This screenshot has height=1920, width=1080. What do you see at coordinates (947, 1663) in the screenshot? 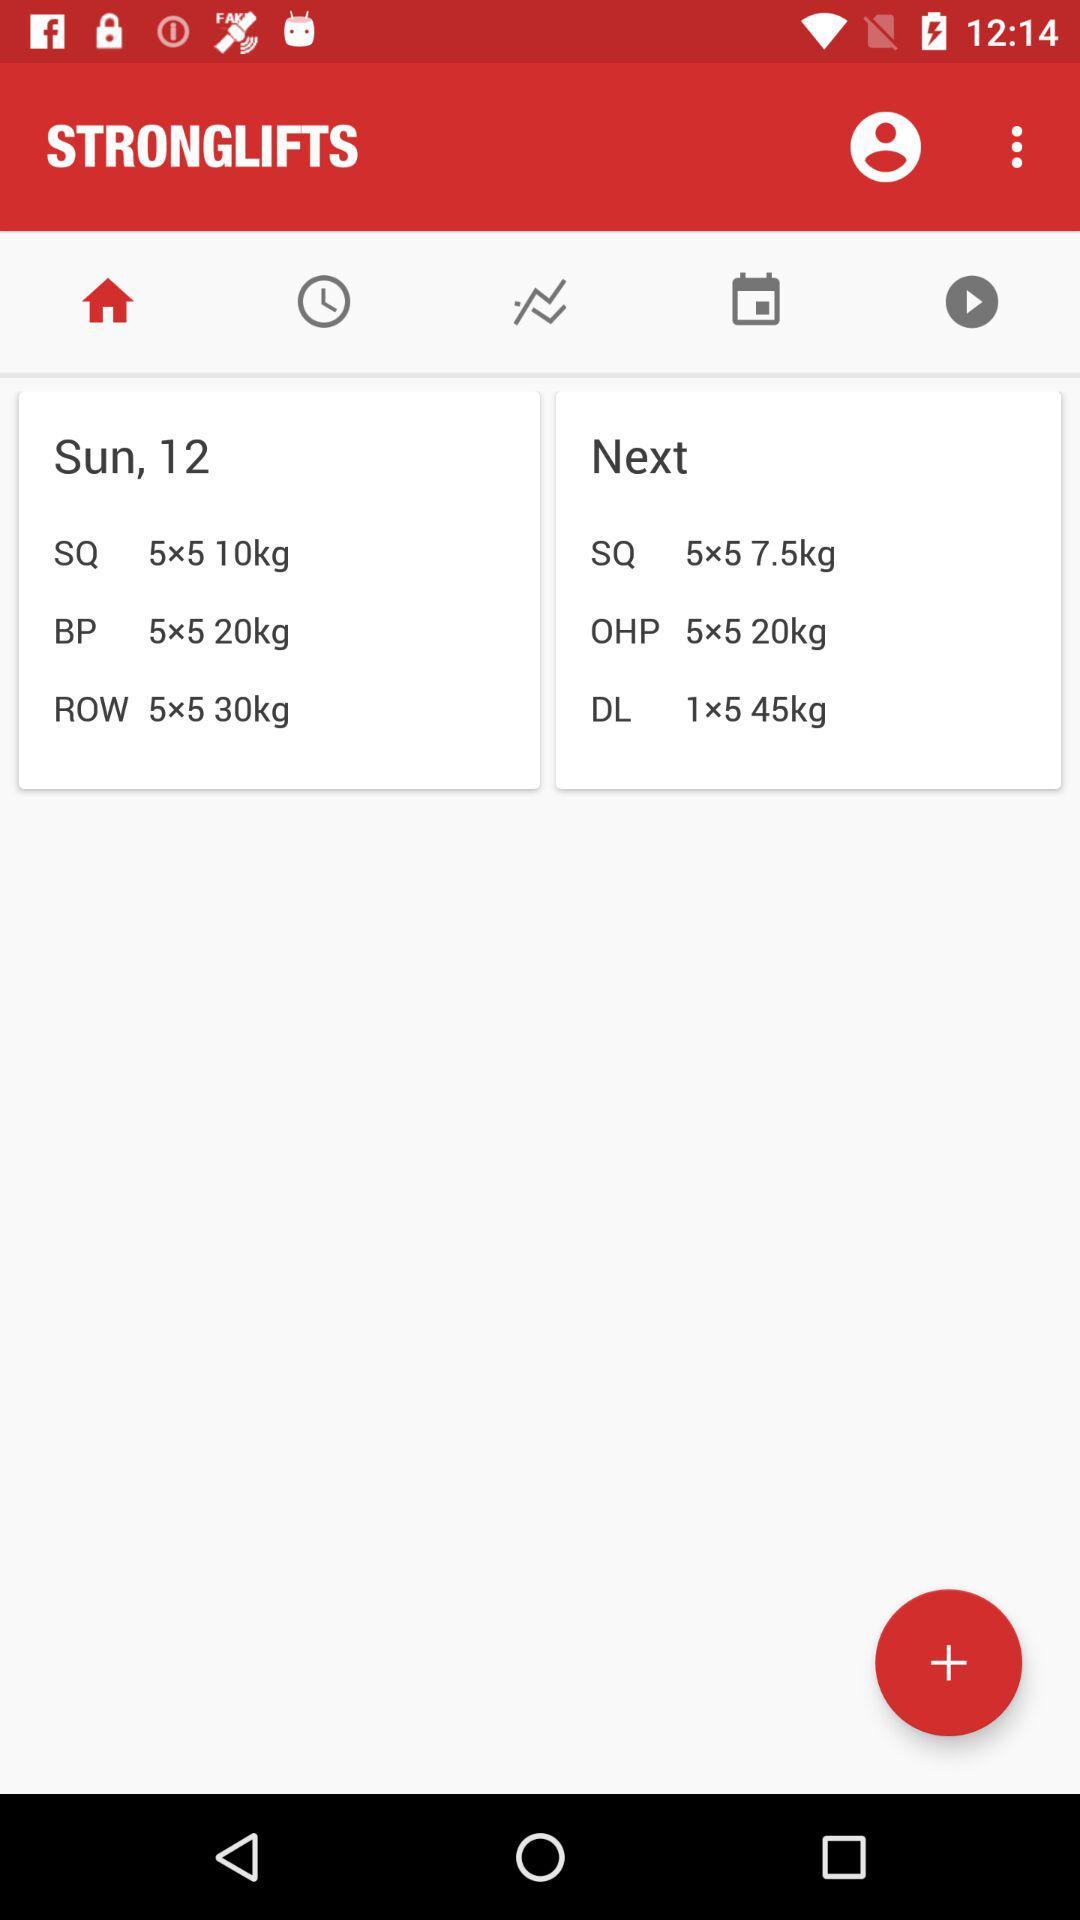
I see `the add icon` at bounding box center [947, 1663].